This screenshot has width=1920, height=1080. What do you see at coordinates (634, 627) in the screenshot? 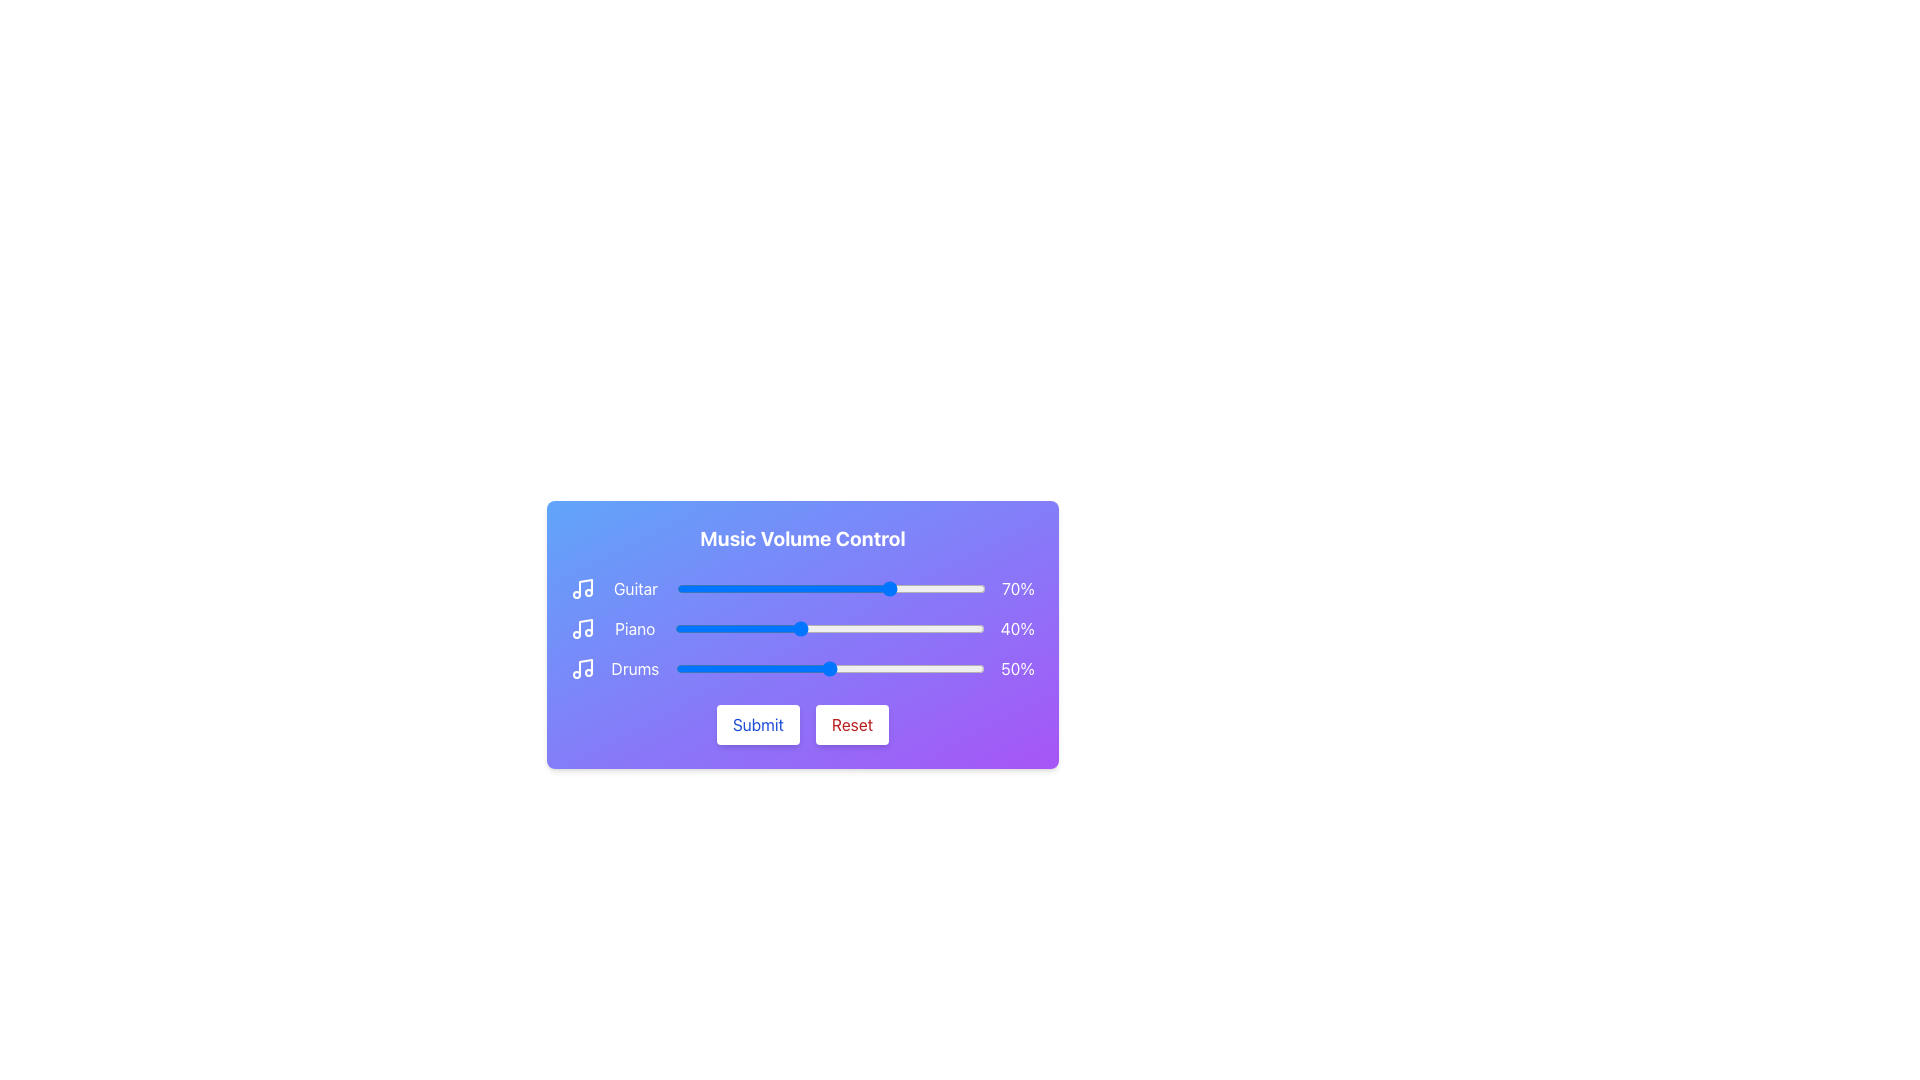
I see `the text label displaying the word 'Piano', which is styled with a sans-serif font and is white on a gradient background, located in the middle row of music volume controls` at bounding box center [634, 627].